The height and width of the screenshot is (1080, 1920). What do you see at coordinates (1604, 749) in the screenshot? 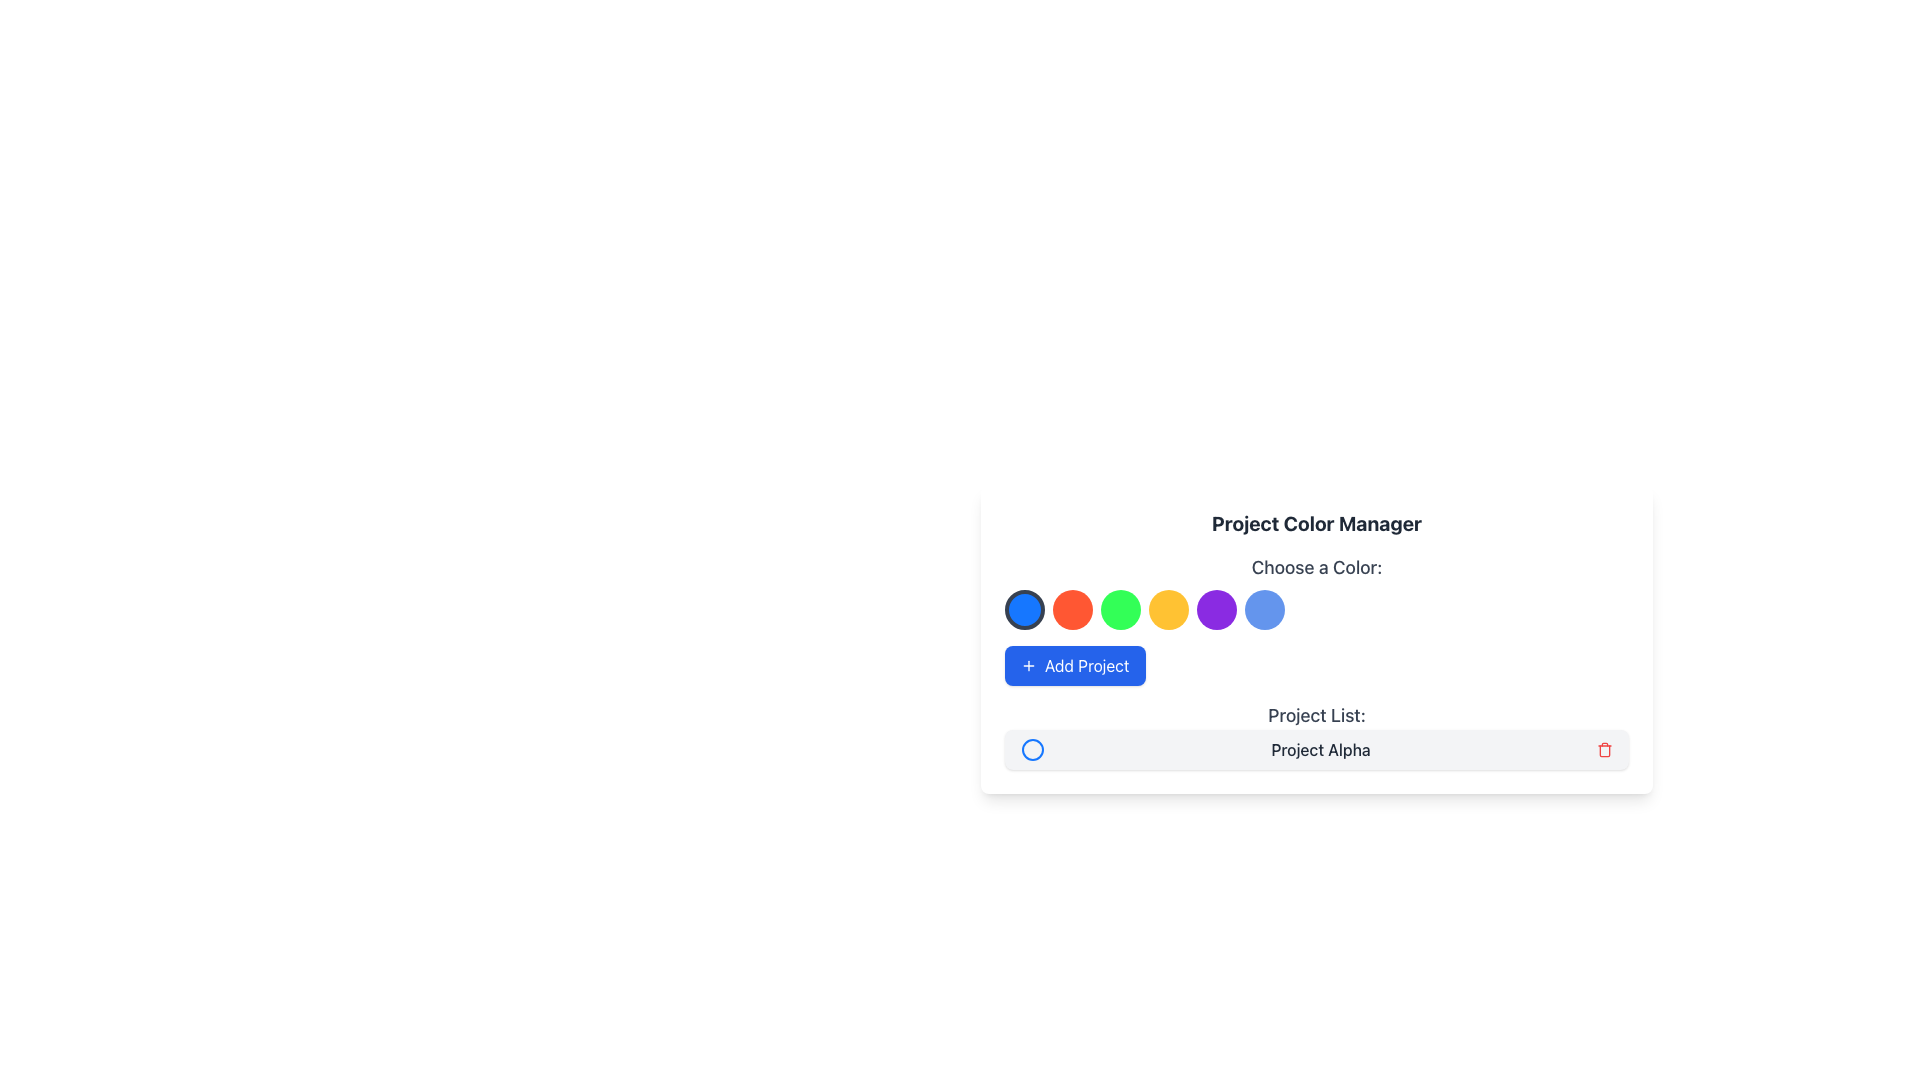
I see `the red trash can icon representing the delete function for 'Project Alpha'` at bounding box center [1604, 749].